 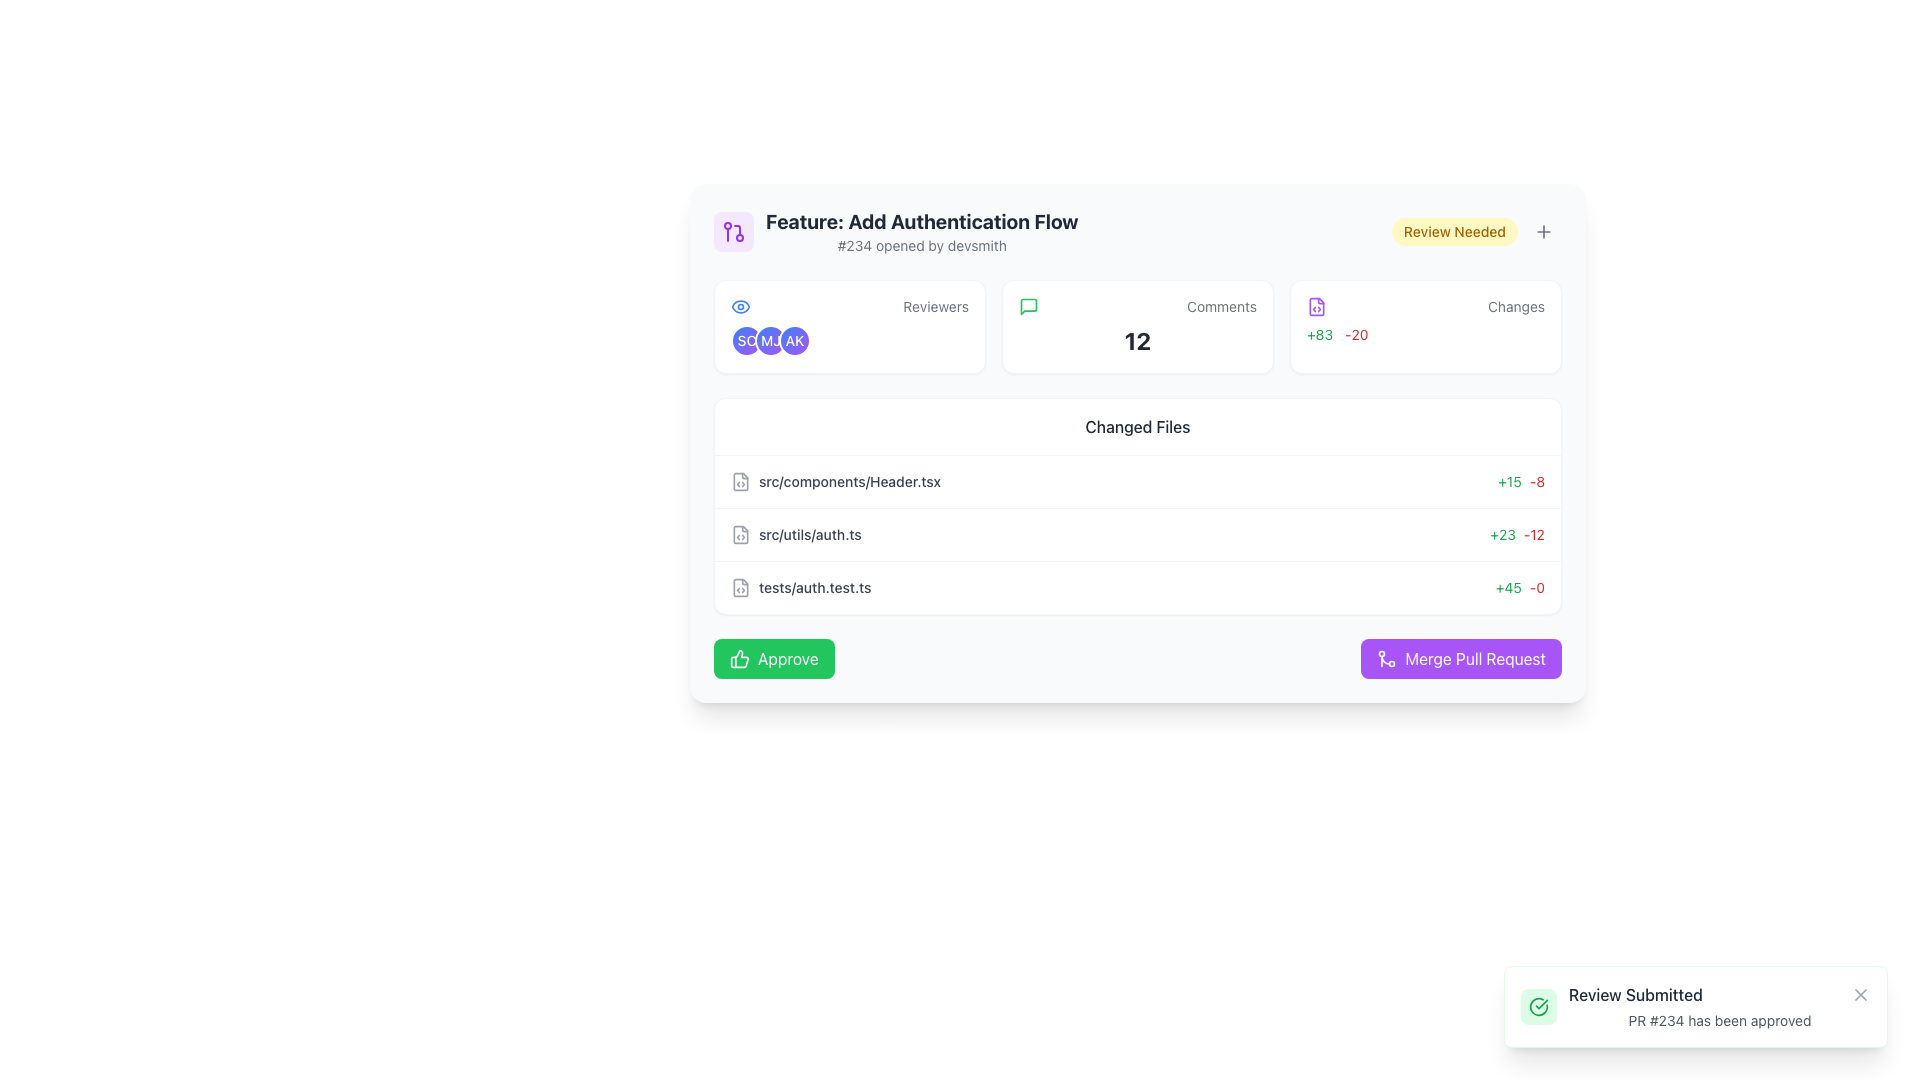 I want to click on the Text display element showing the numbers '+83' in green and '-20' in red, located in the 'Changes' section of the white card UI near the top right corner, so click(x=1424, y=334).